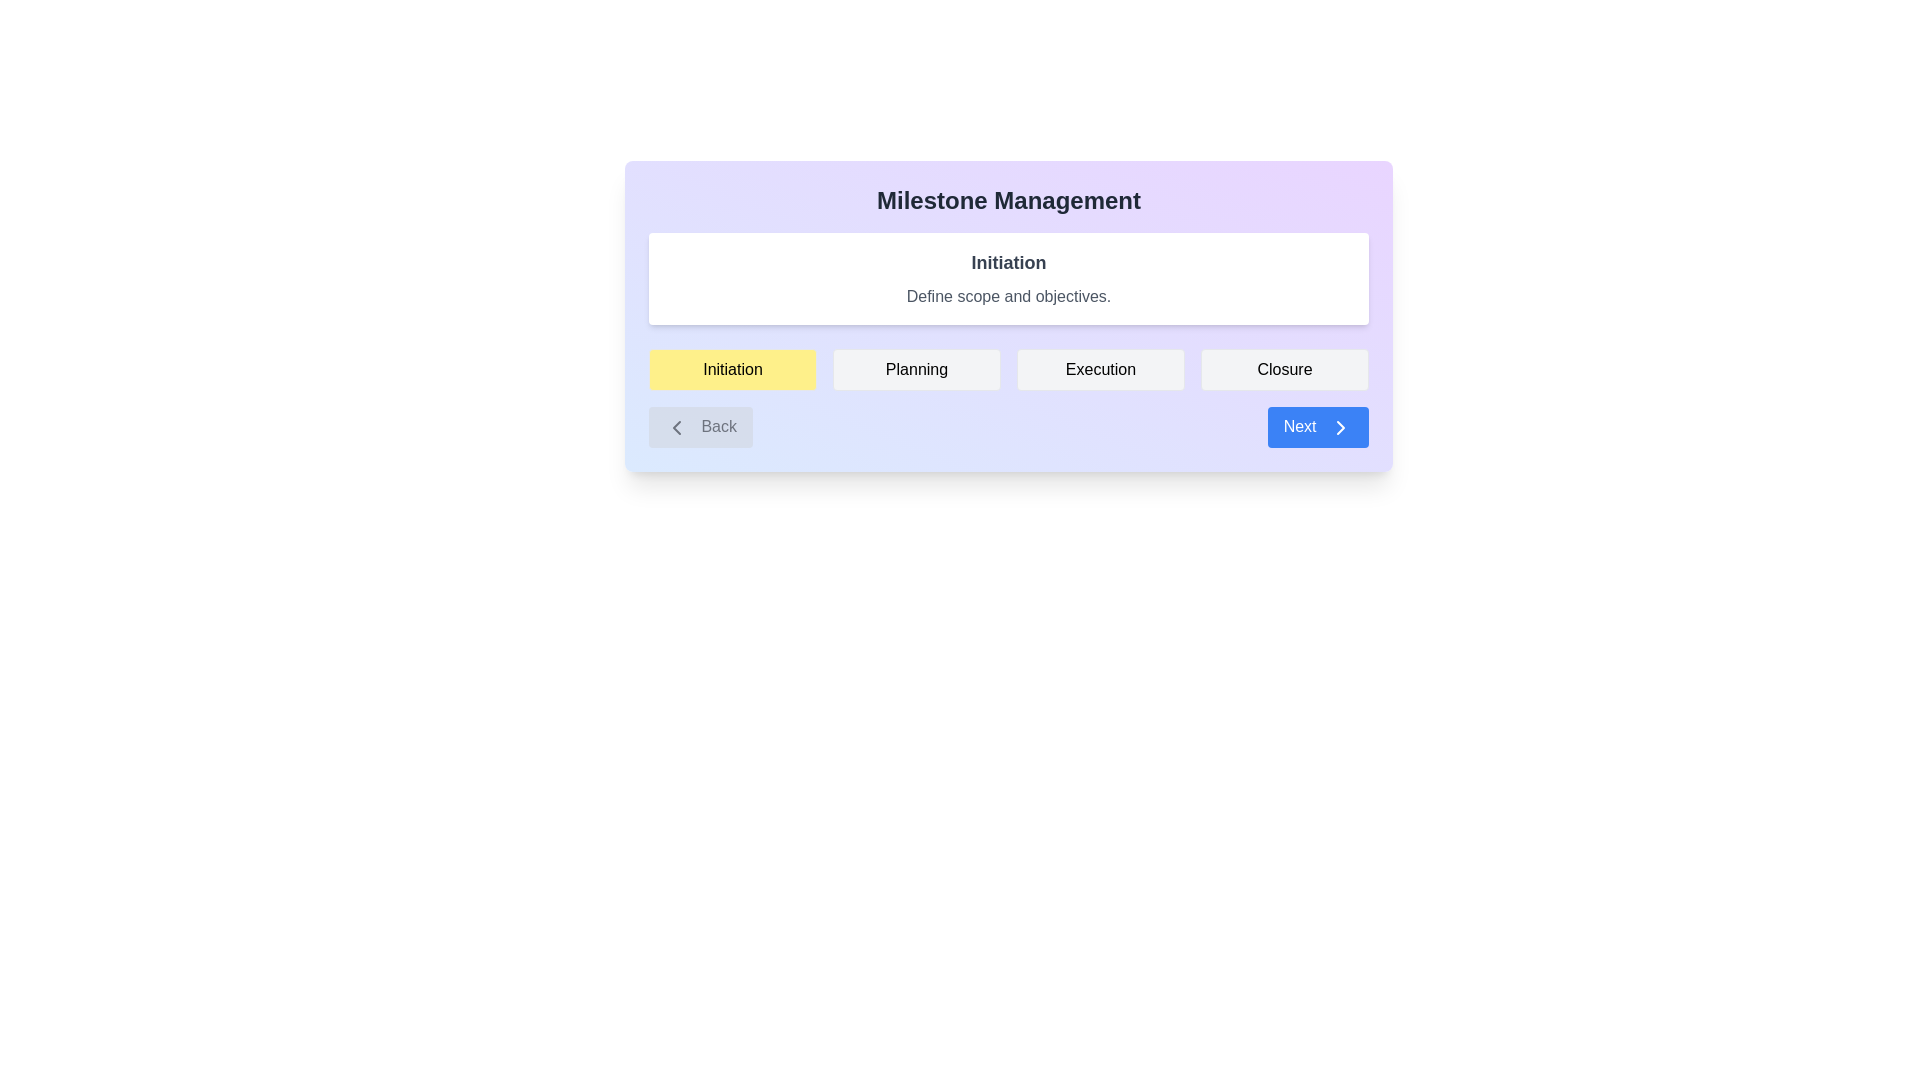  Describe the element at coordinates (1008, 370) in the screenshot. I see `the active section 'Initiation' of the Multi-section progress indicator` at that location.